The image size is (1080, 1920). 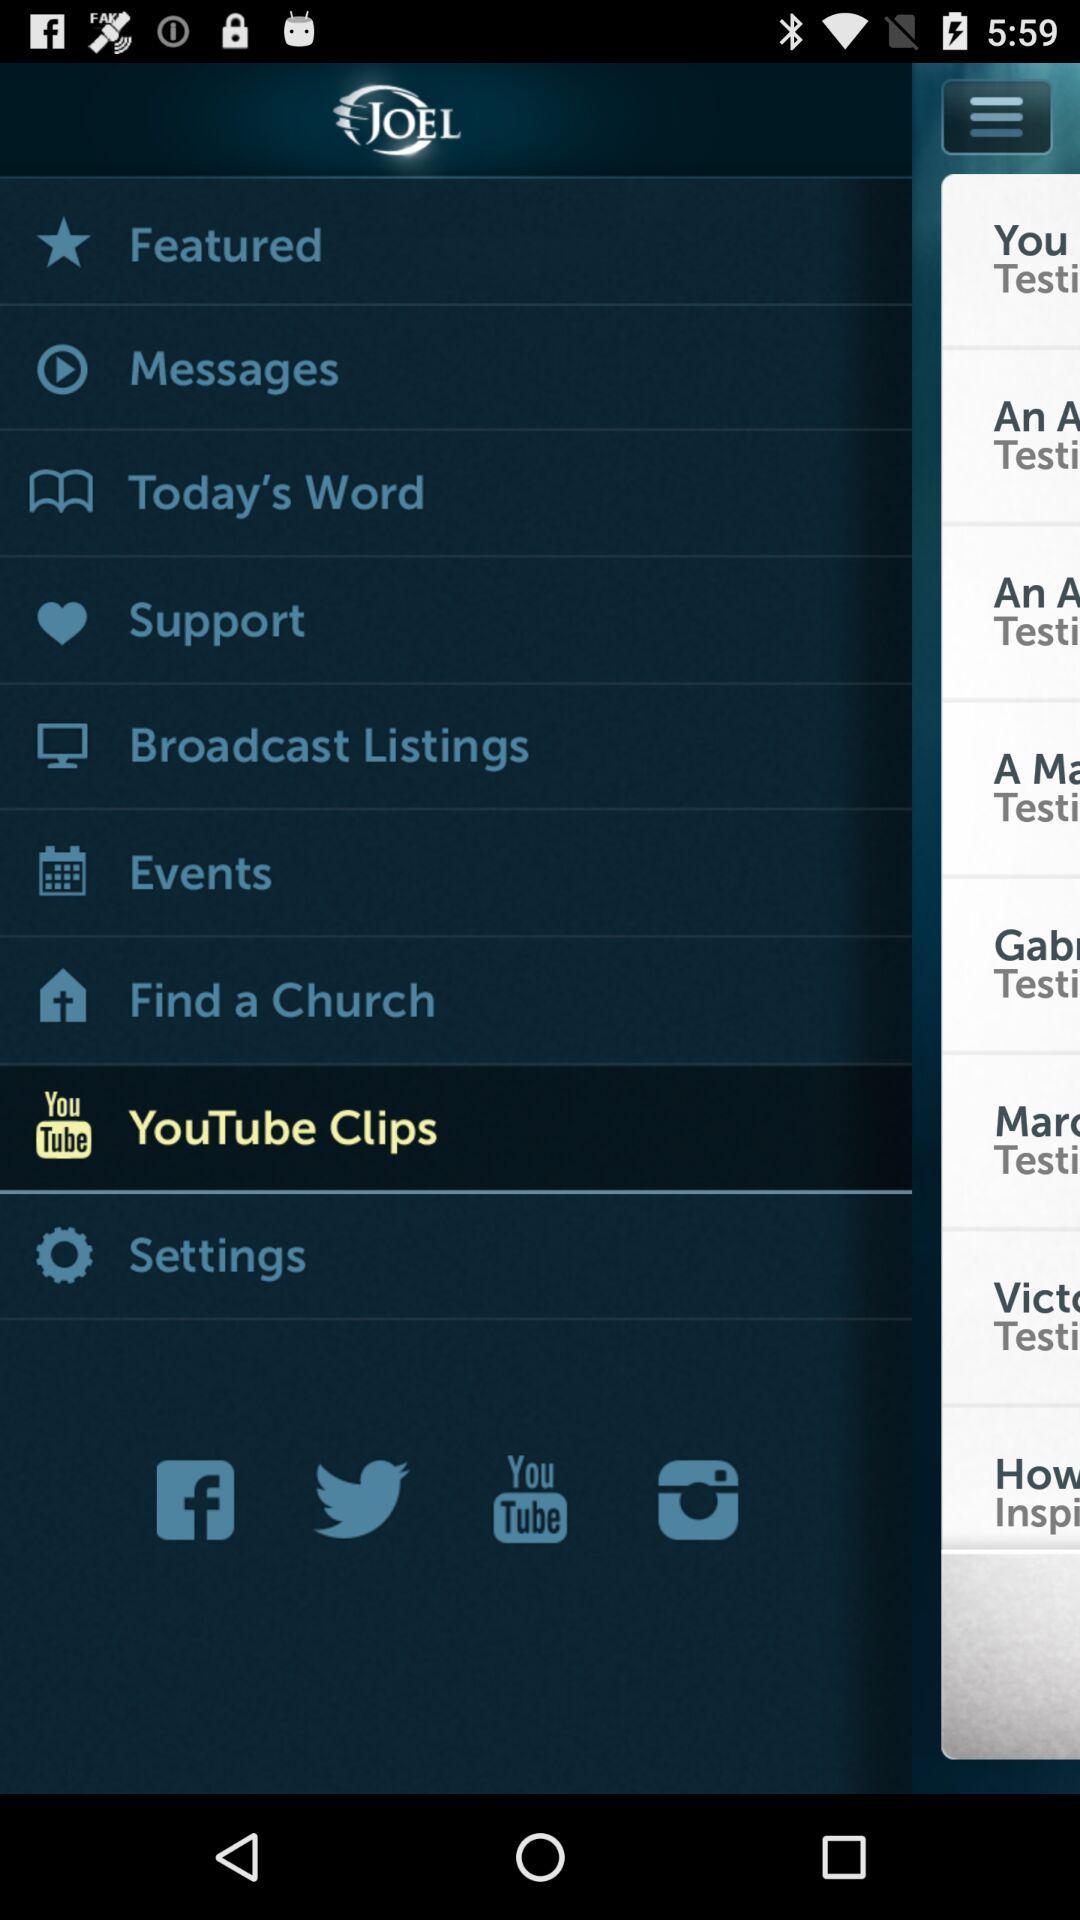 What do you see at coordinates (455, 241) in the screenshot?
I see `show featured items` at bounding box center [455, 241].